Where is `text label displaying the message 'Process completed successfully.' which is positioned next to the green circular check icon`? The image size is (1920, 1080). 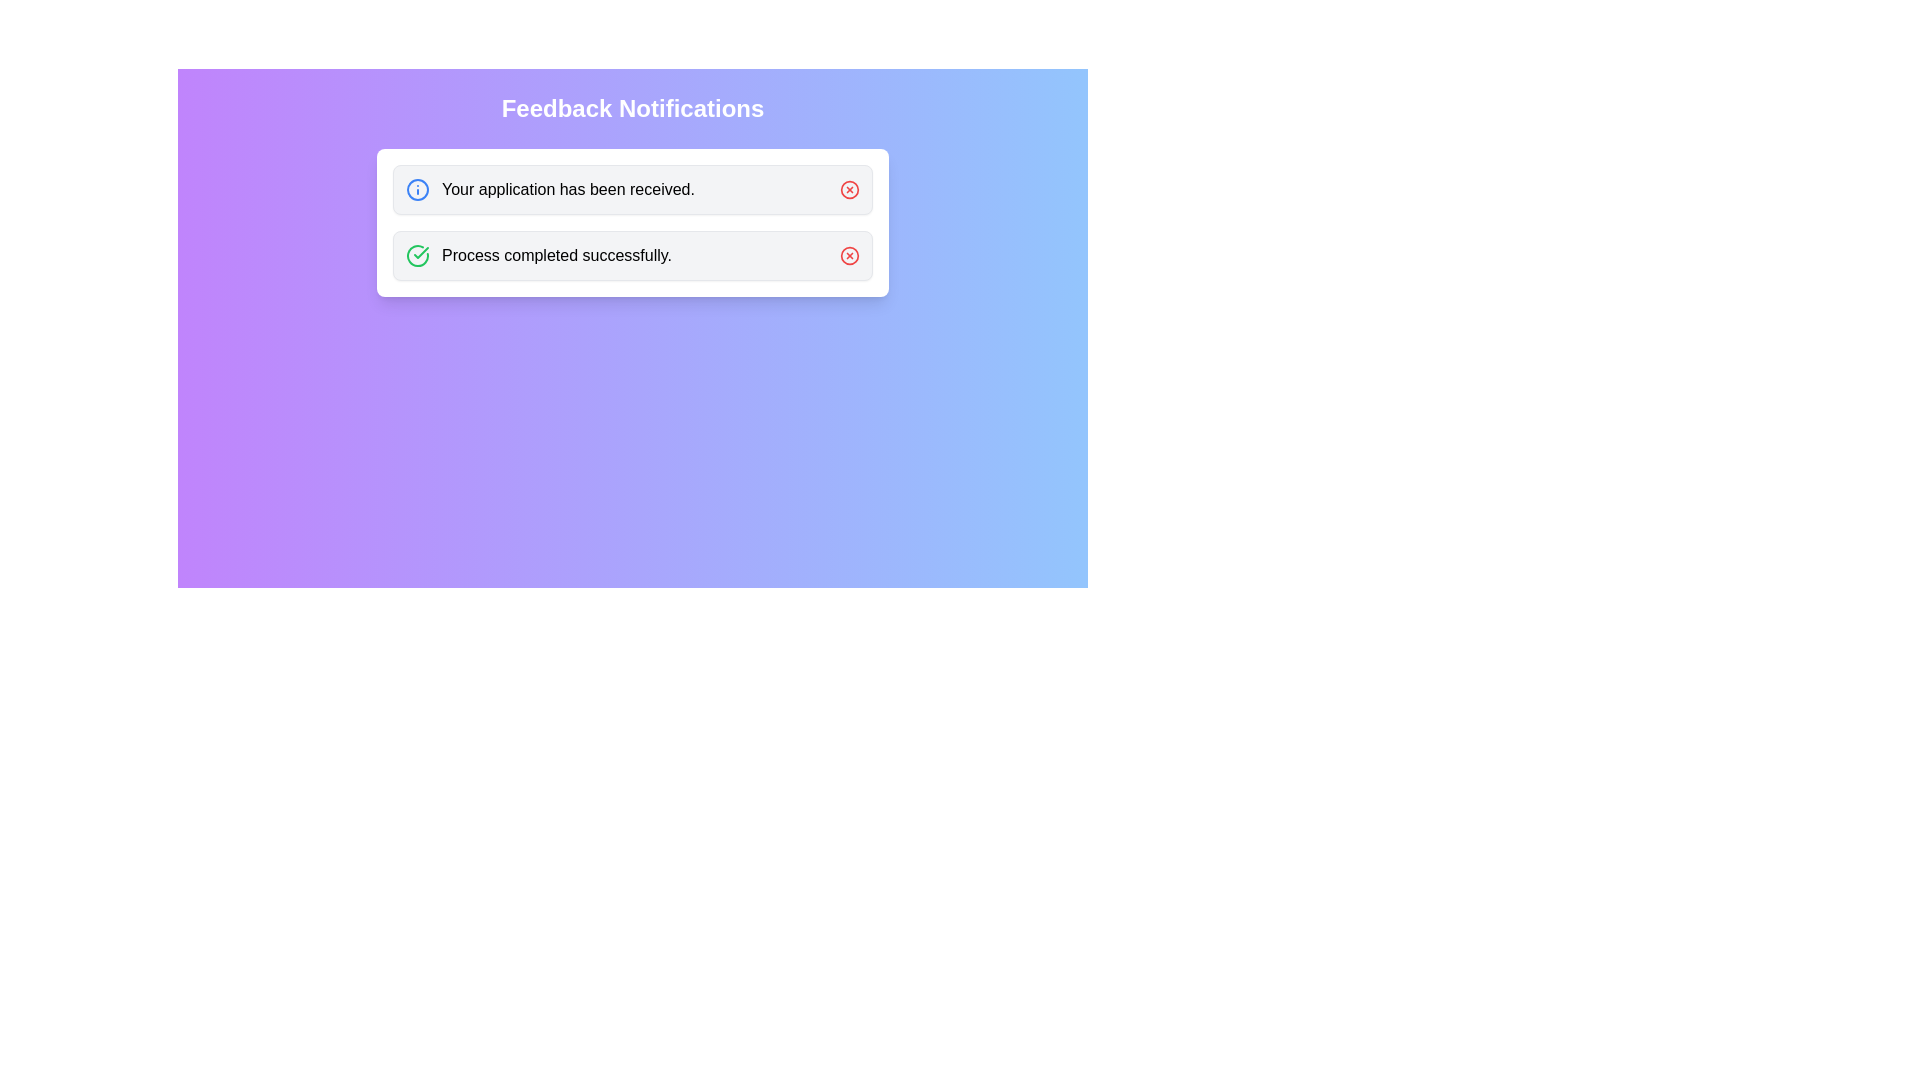
text label displaying the message 'Process completed successfully.' which is positioned next to the green circular check icon is located at coordinates (556, 254).